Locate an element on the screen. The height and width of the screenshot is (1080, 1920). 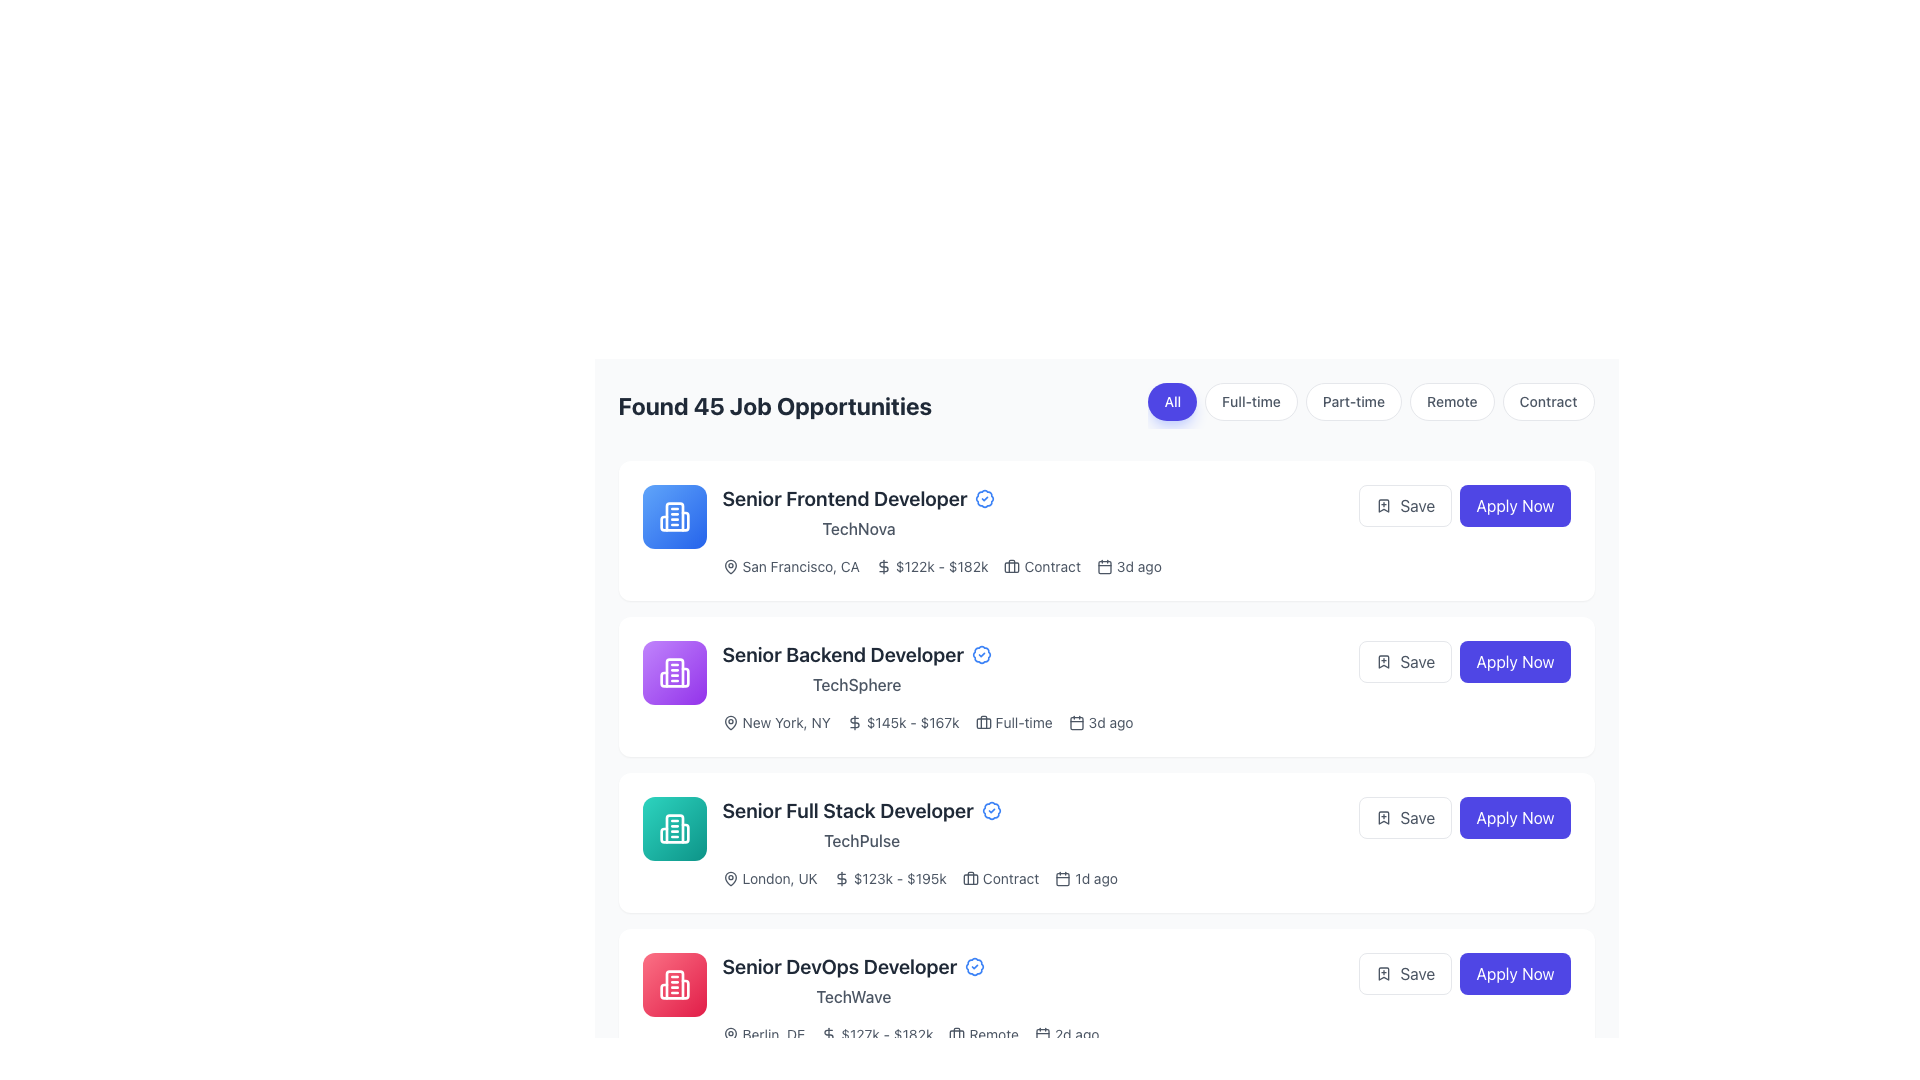
the job application button located at the bottom of the fourth job listing card is located at coordinates (1515, 973).